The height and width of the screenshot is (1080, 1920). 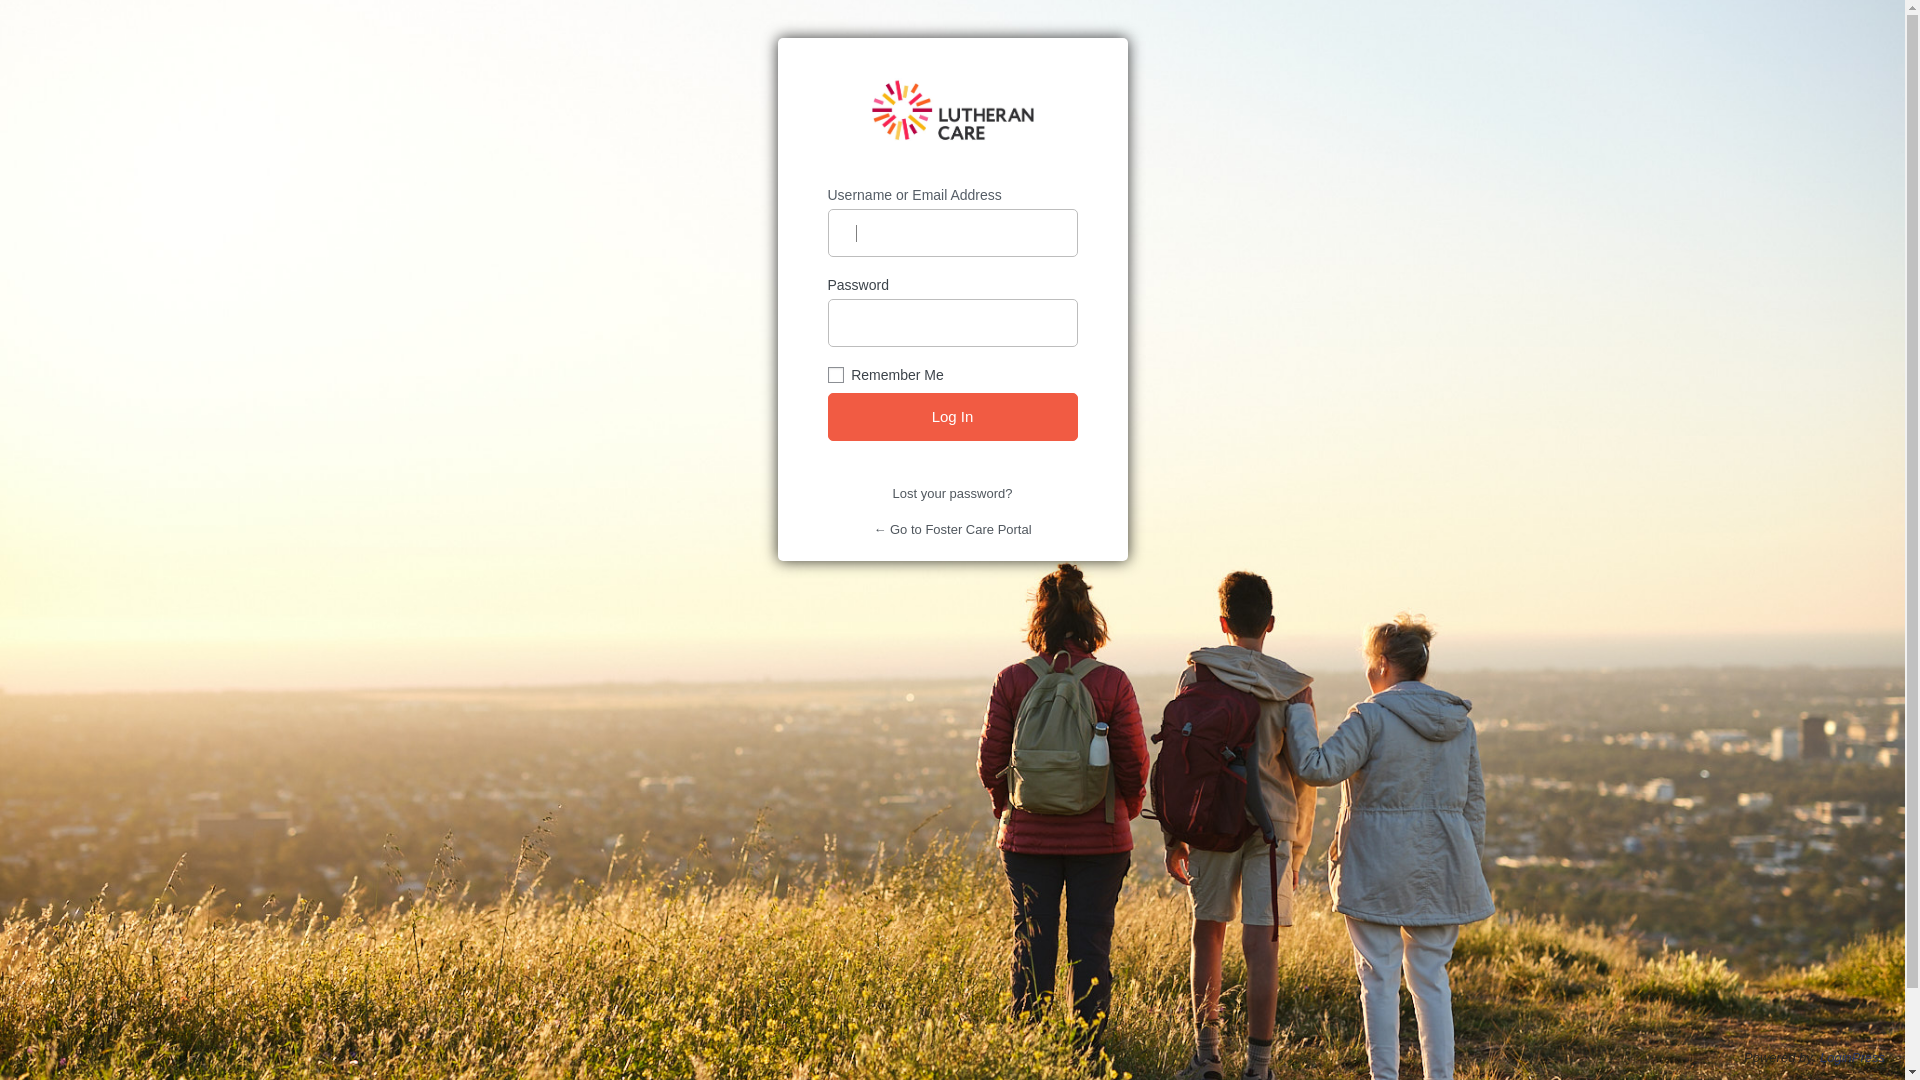 What do you see at coordinates (952, 493) in the screenshot?
I see `'Lost your password?'` at bounding box center [952, 493].